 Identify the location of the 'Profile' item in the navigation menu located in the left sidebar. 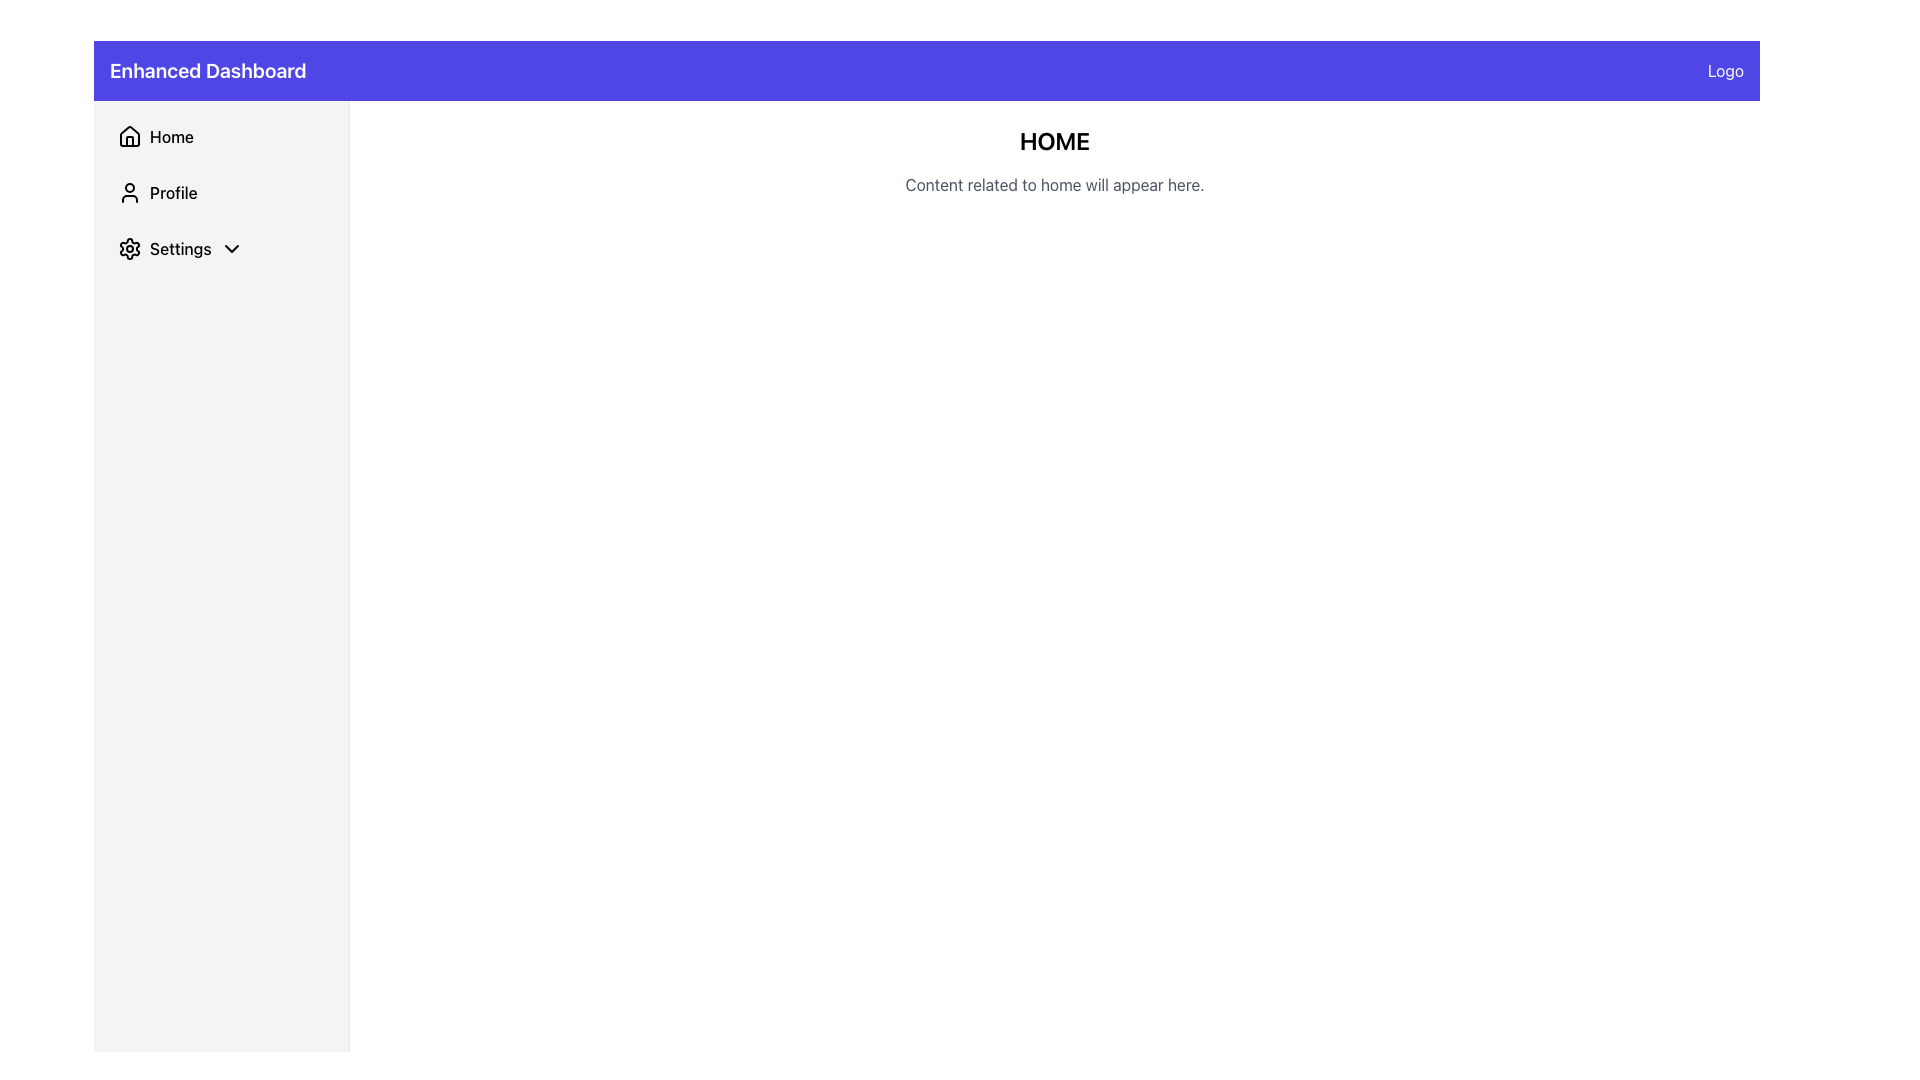
(221, 192).